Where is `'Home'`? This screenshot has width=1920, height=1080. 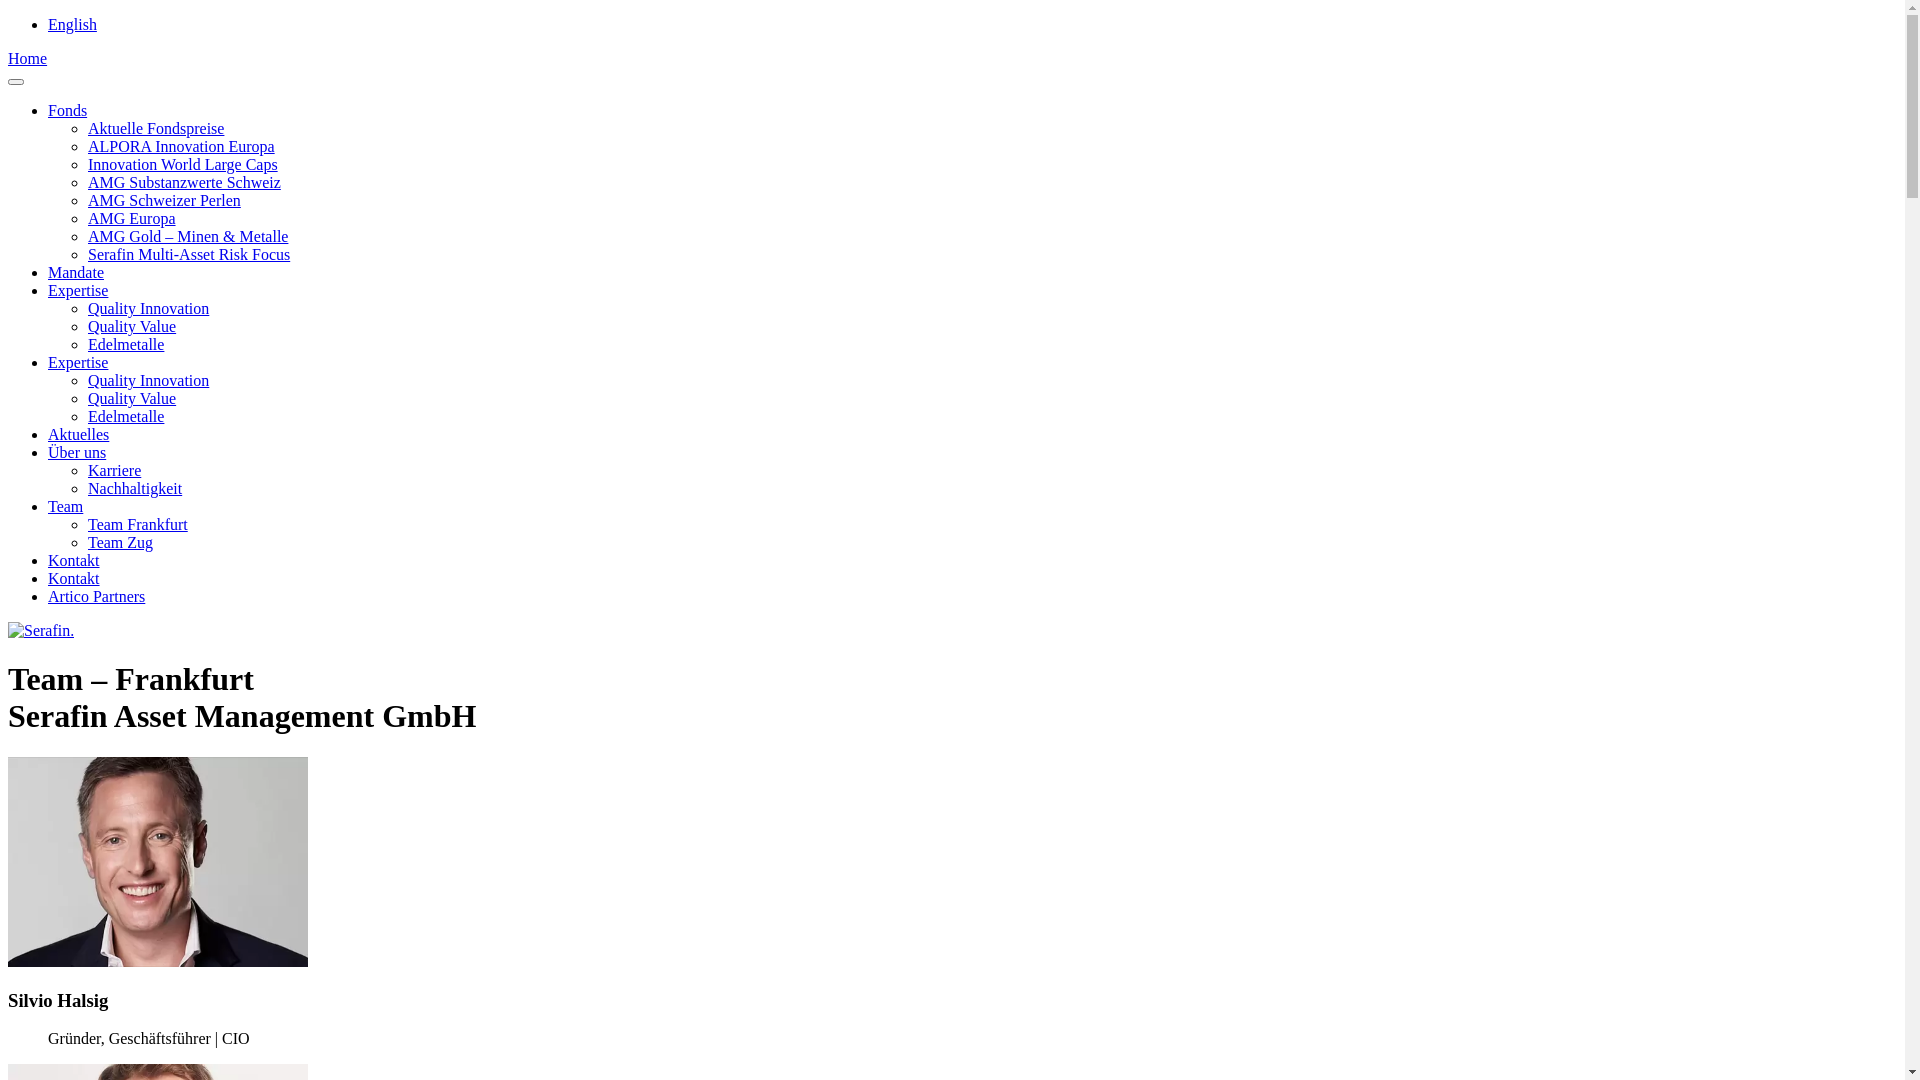 'Home' is located at coordinates (27, 57).